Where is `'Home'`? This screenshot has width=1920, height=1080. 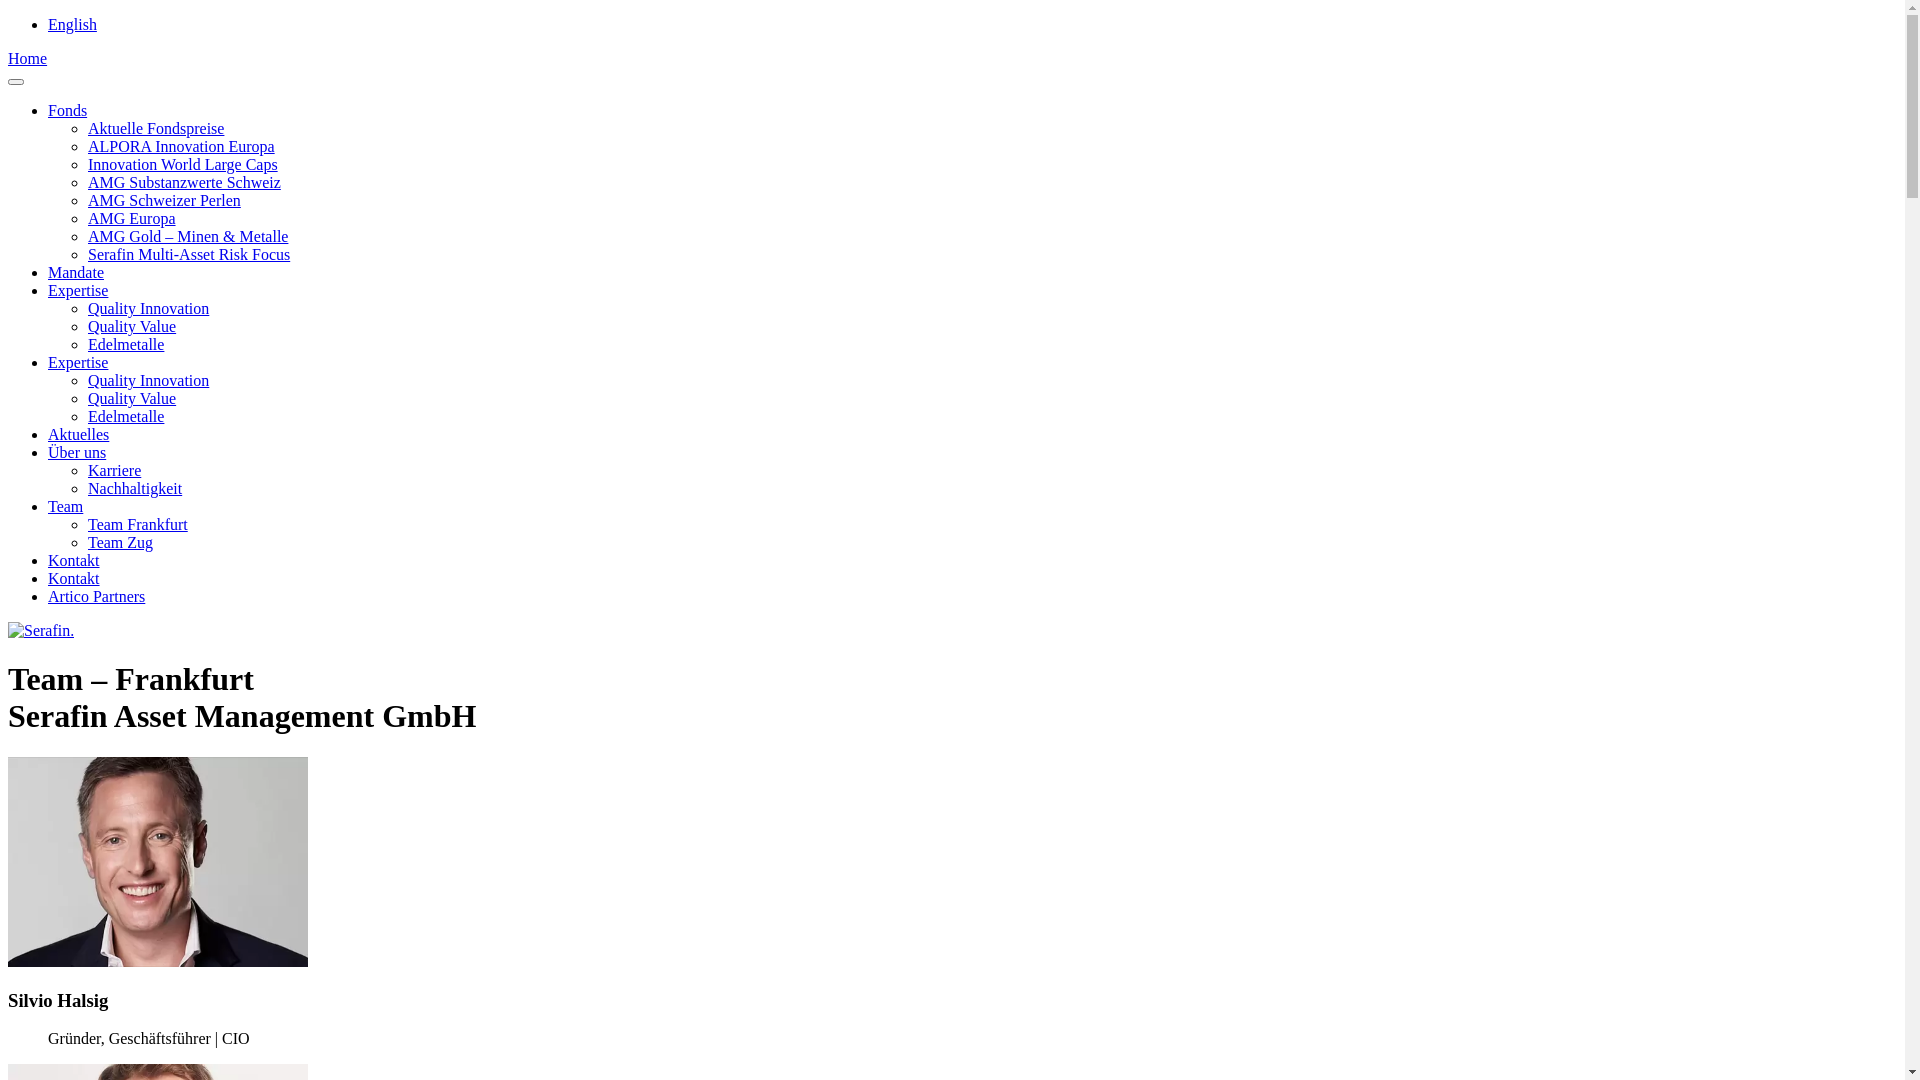 'Home' is located at coordinates (27, 57).